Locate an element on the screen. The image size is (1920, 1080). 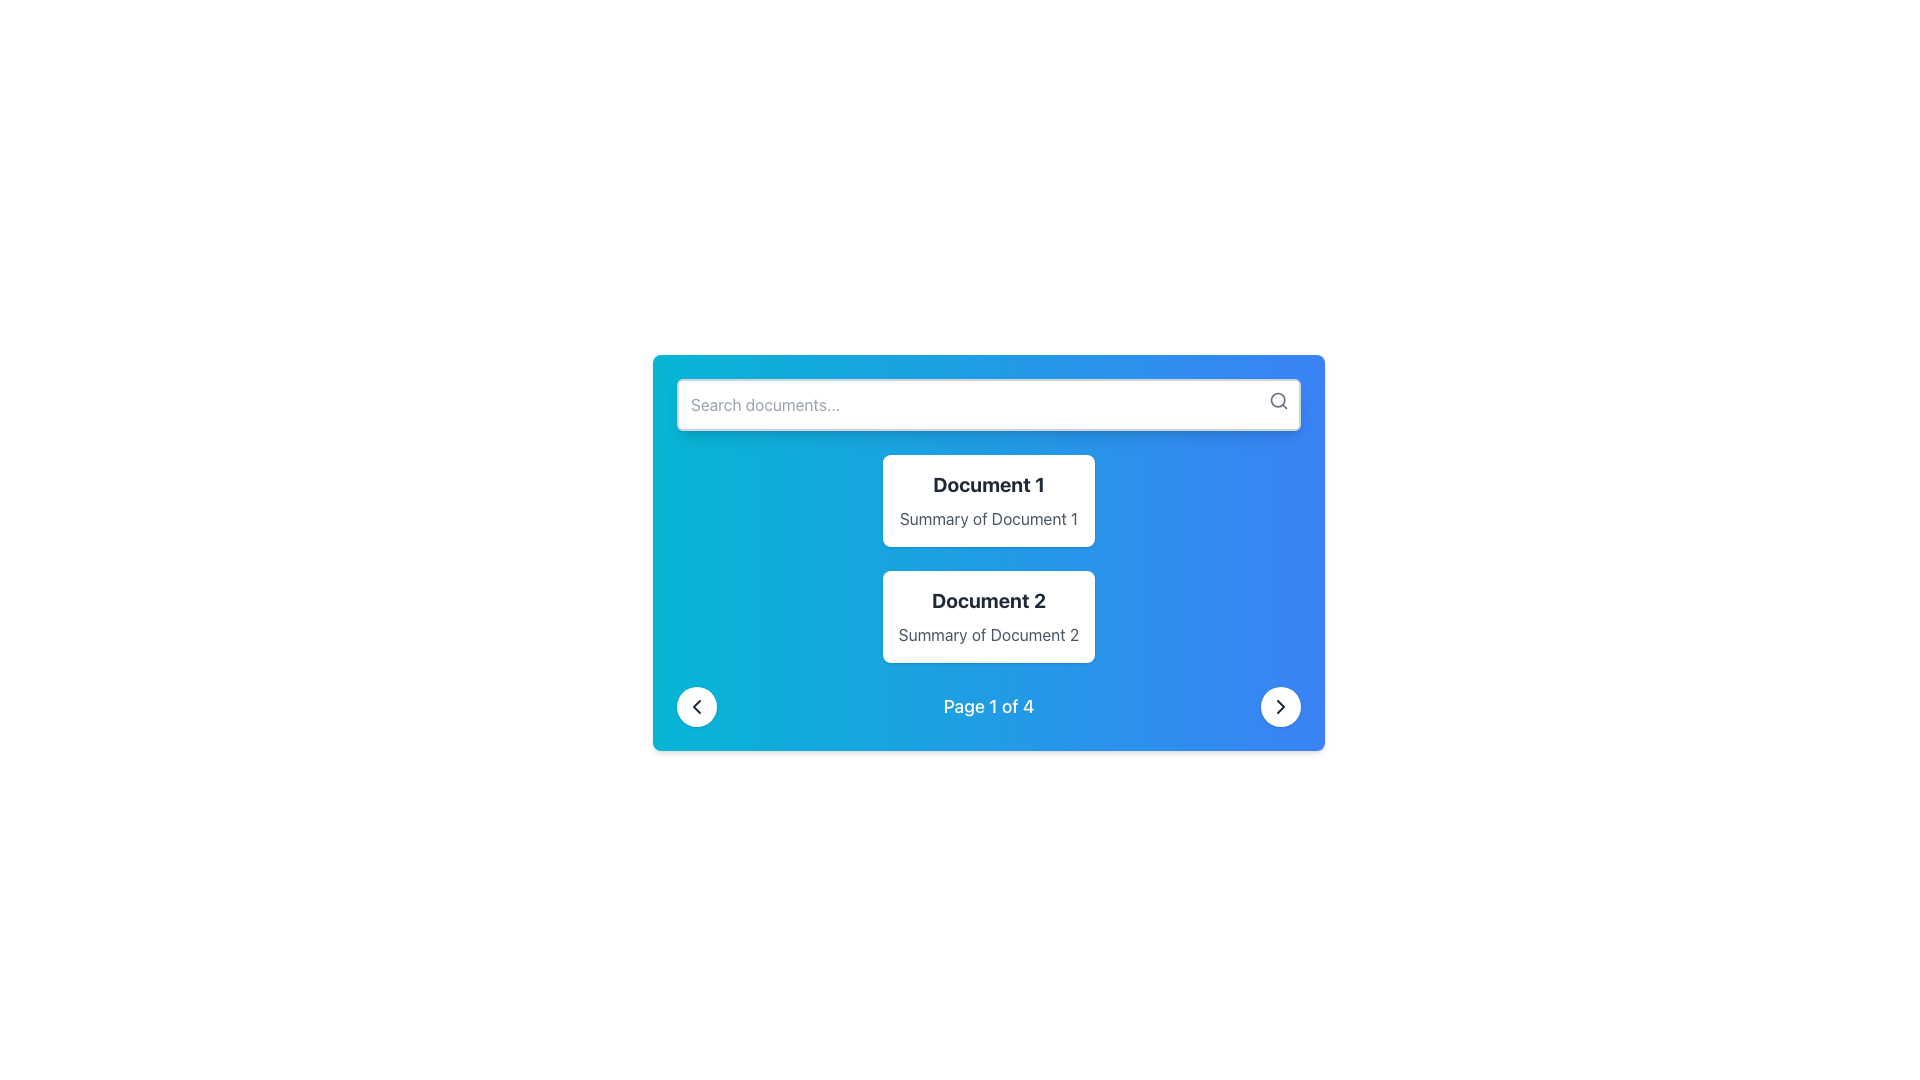
the text label 'Page 1 of 4' in the pagination bar, which is centrally aligned within the navigation control bar at the bottom of the card layout is located at coordinates (988, 705).